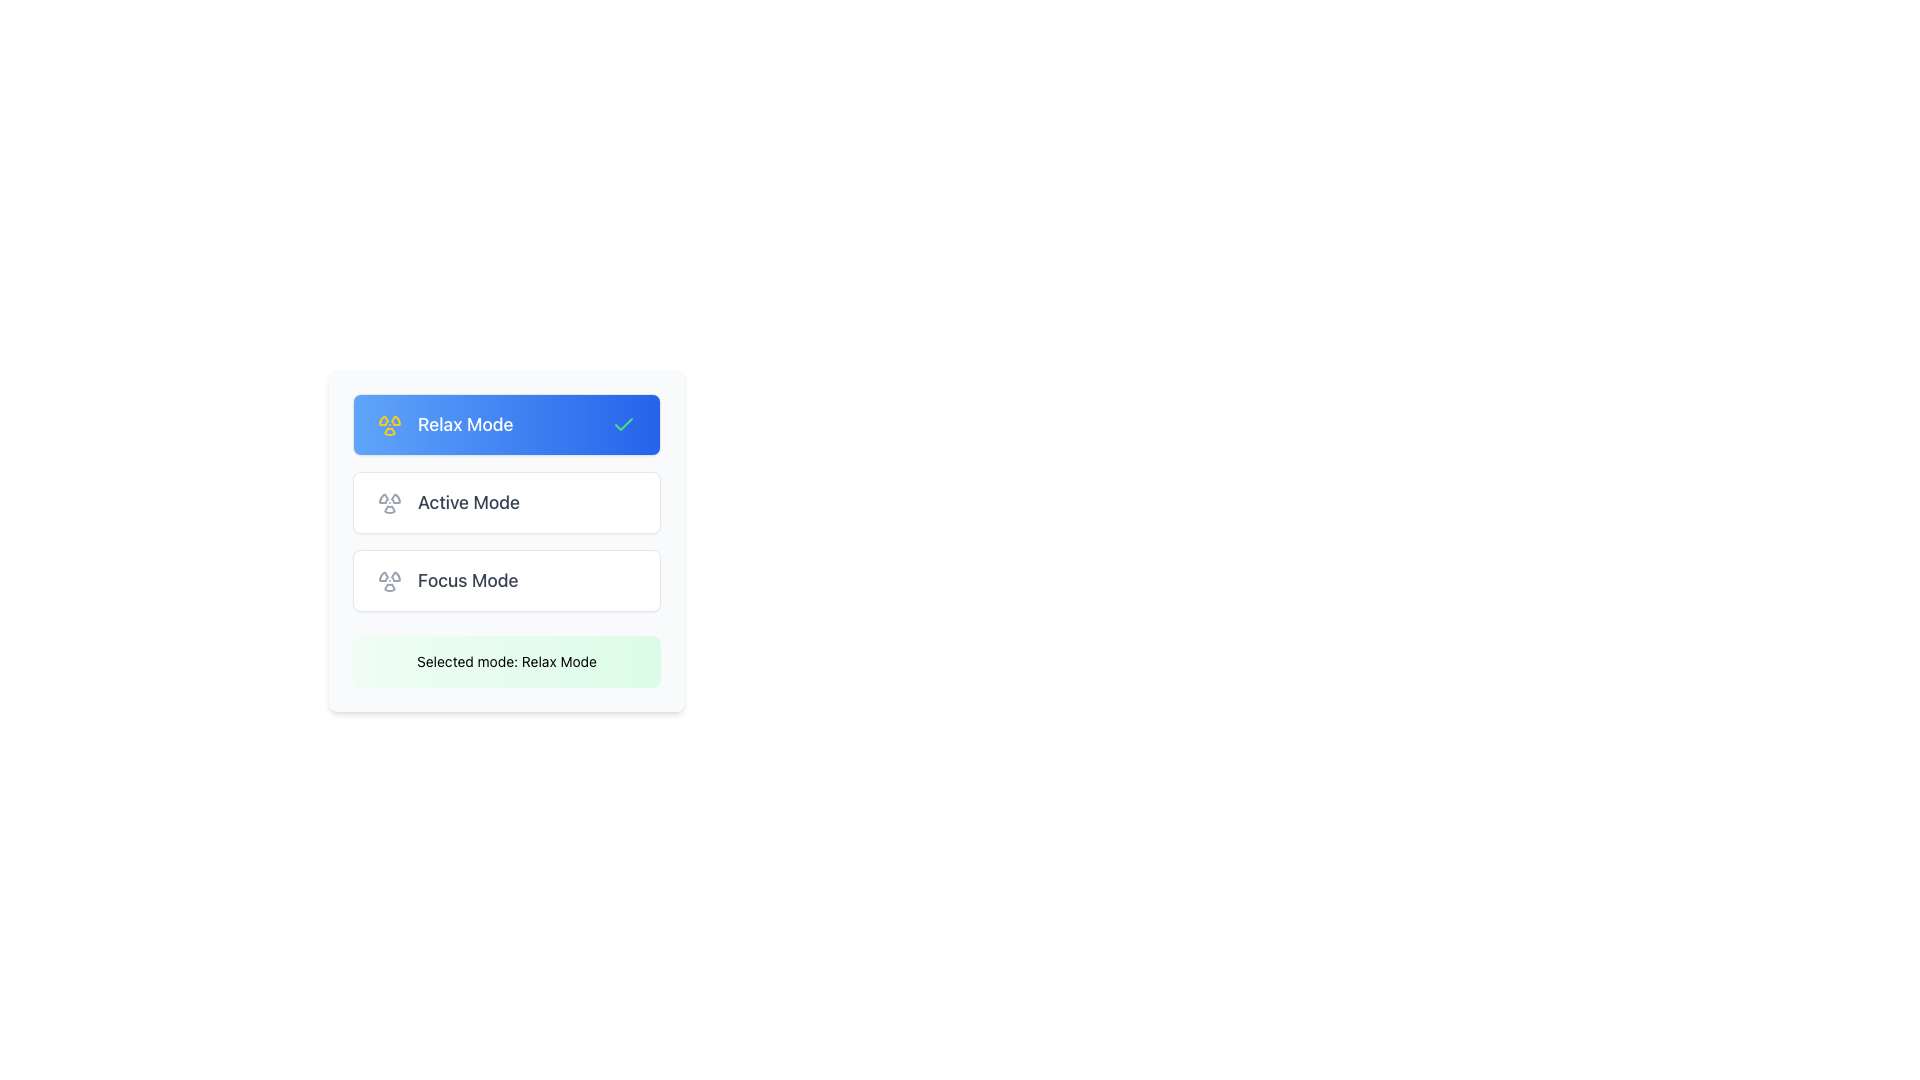  I want to click on the 'Relax Mode' list item in the settings menu to access further options, so click(444, 423).